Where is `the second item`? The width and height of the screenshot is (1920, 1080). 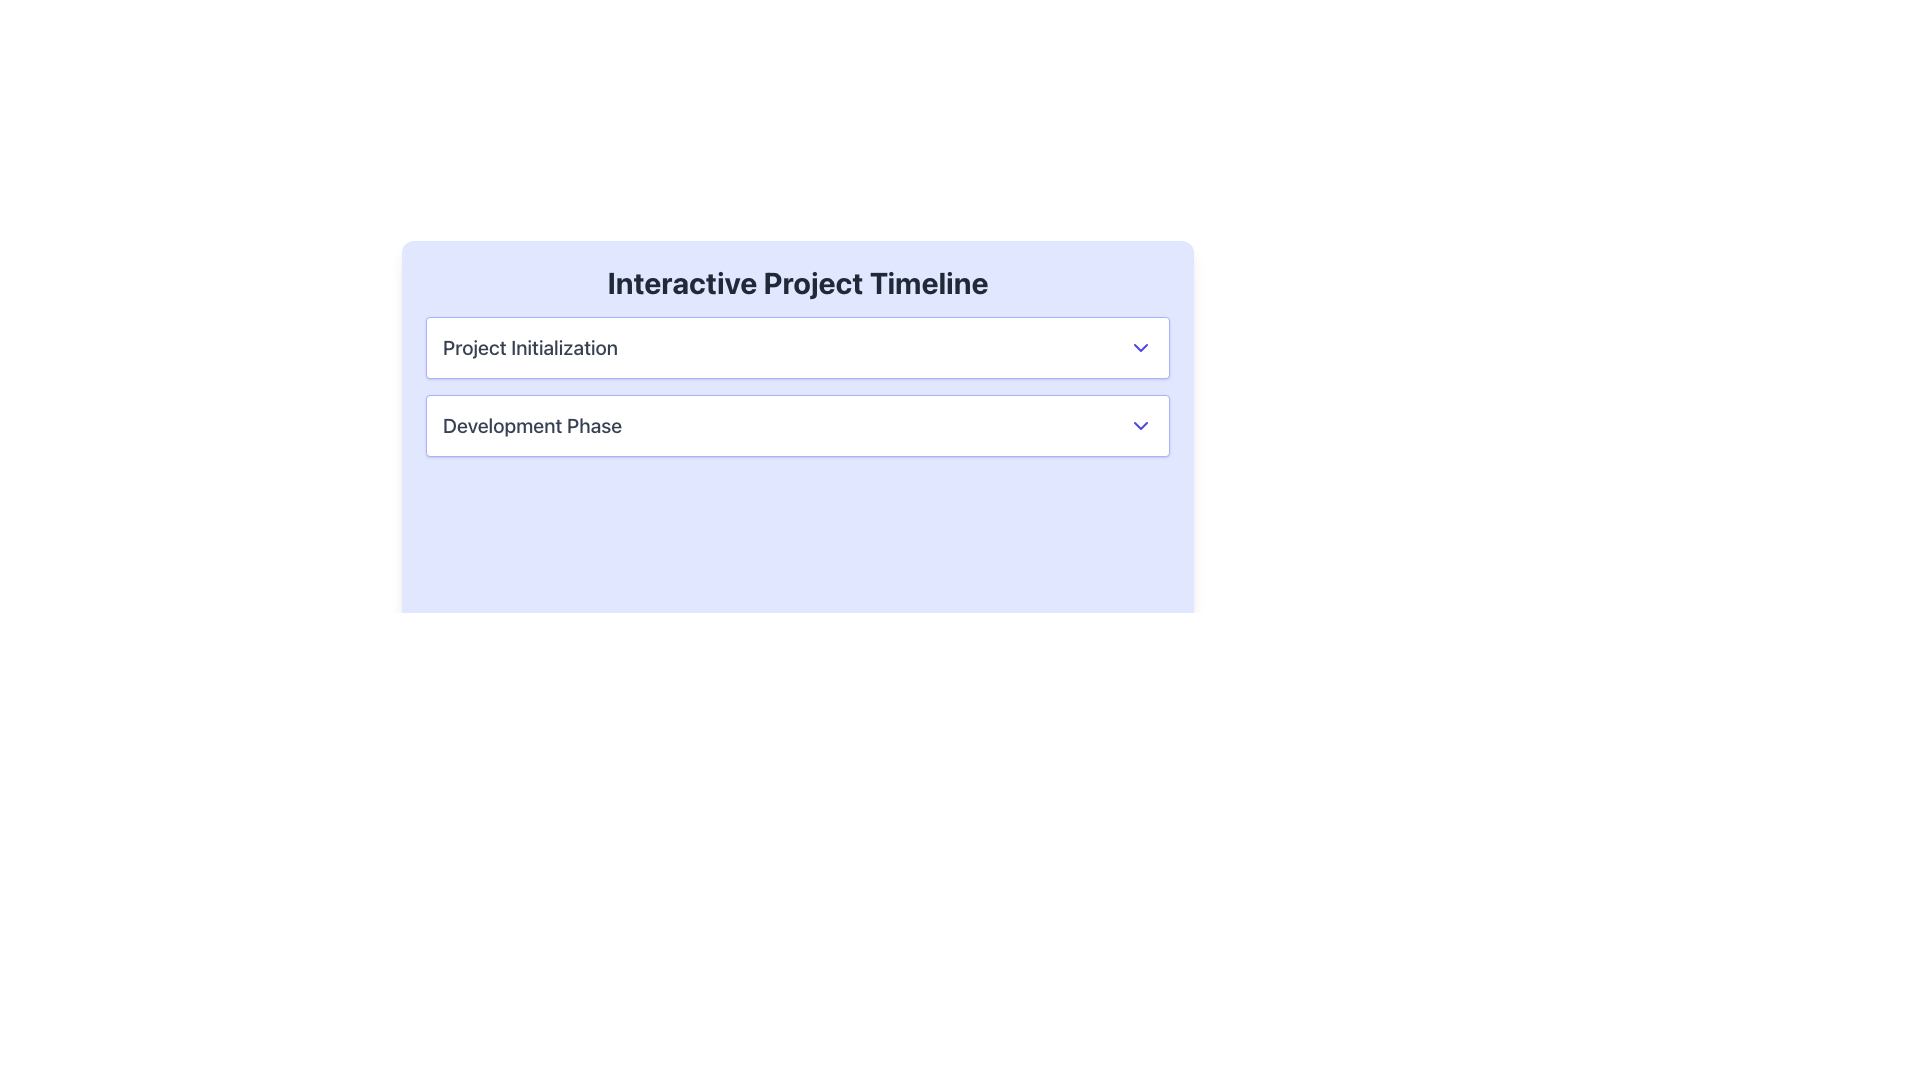
the second item is located at coordinates (796, 414).